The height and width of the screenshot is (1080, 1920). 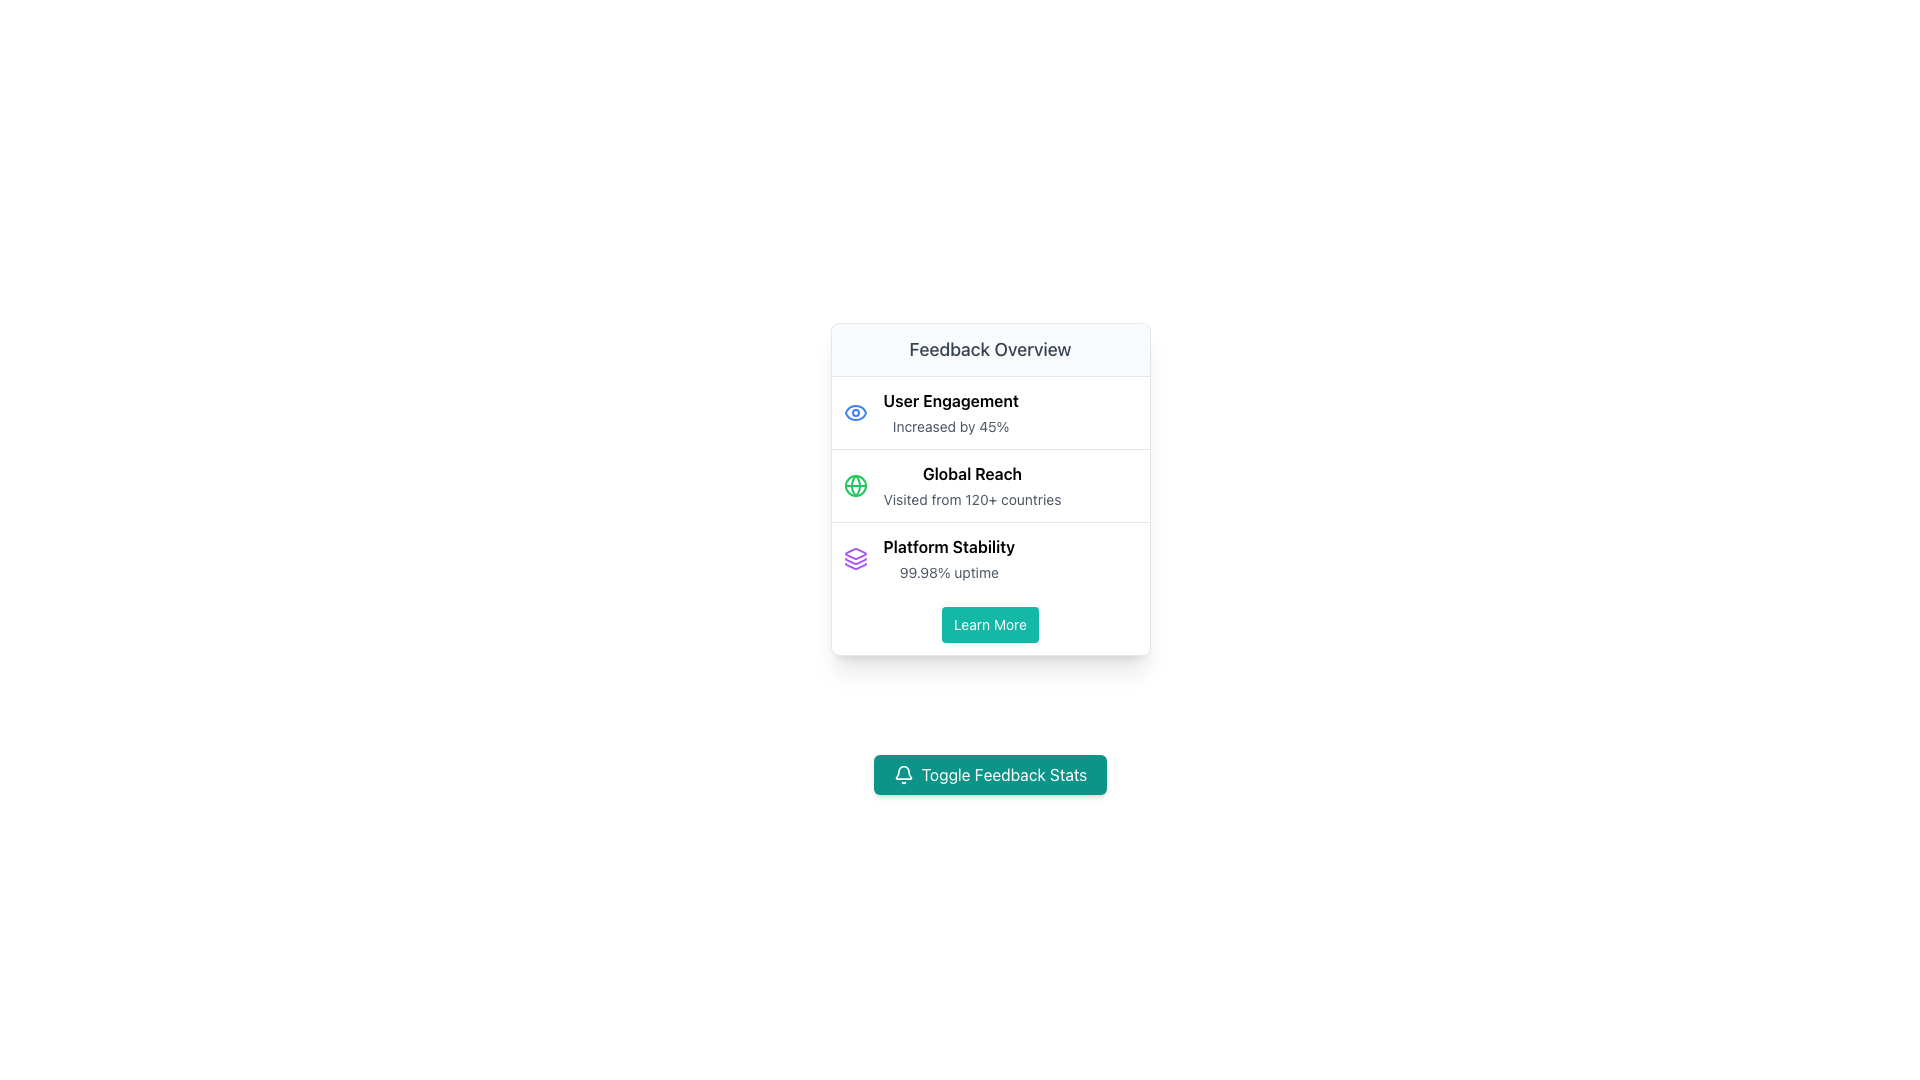 I want to click on the SVG Icon (Eye Symbol) located in the 'User Engagement' card within the 'Feedback Overview' section, which serves as a visual indicator for observation and monitoring, so click(x=855, y=411).